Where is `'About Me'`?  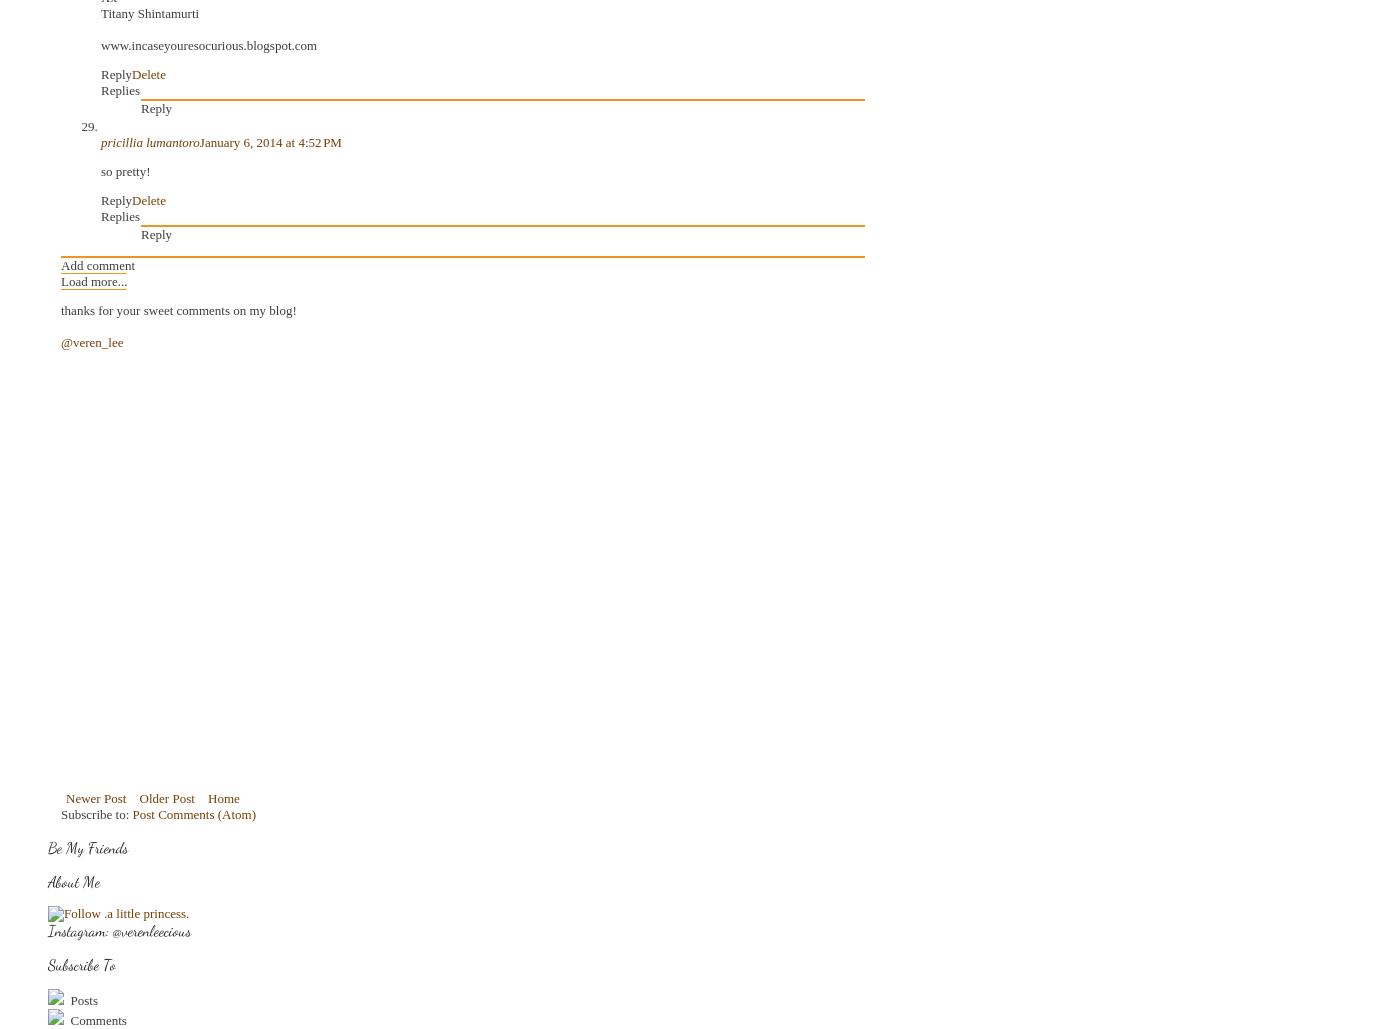
'About Me' is located at coordinates (73, 880).